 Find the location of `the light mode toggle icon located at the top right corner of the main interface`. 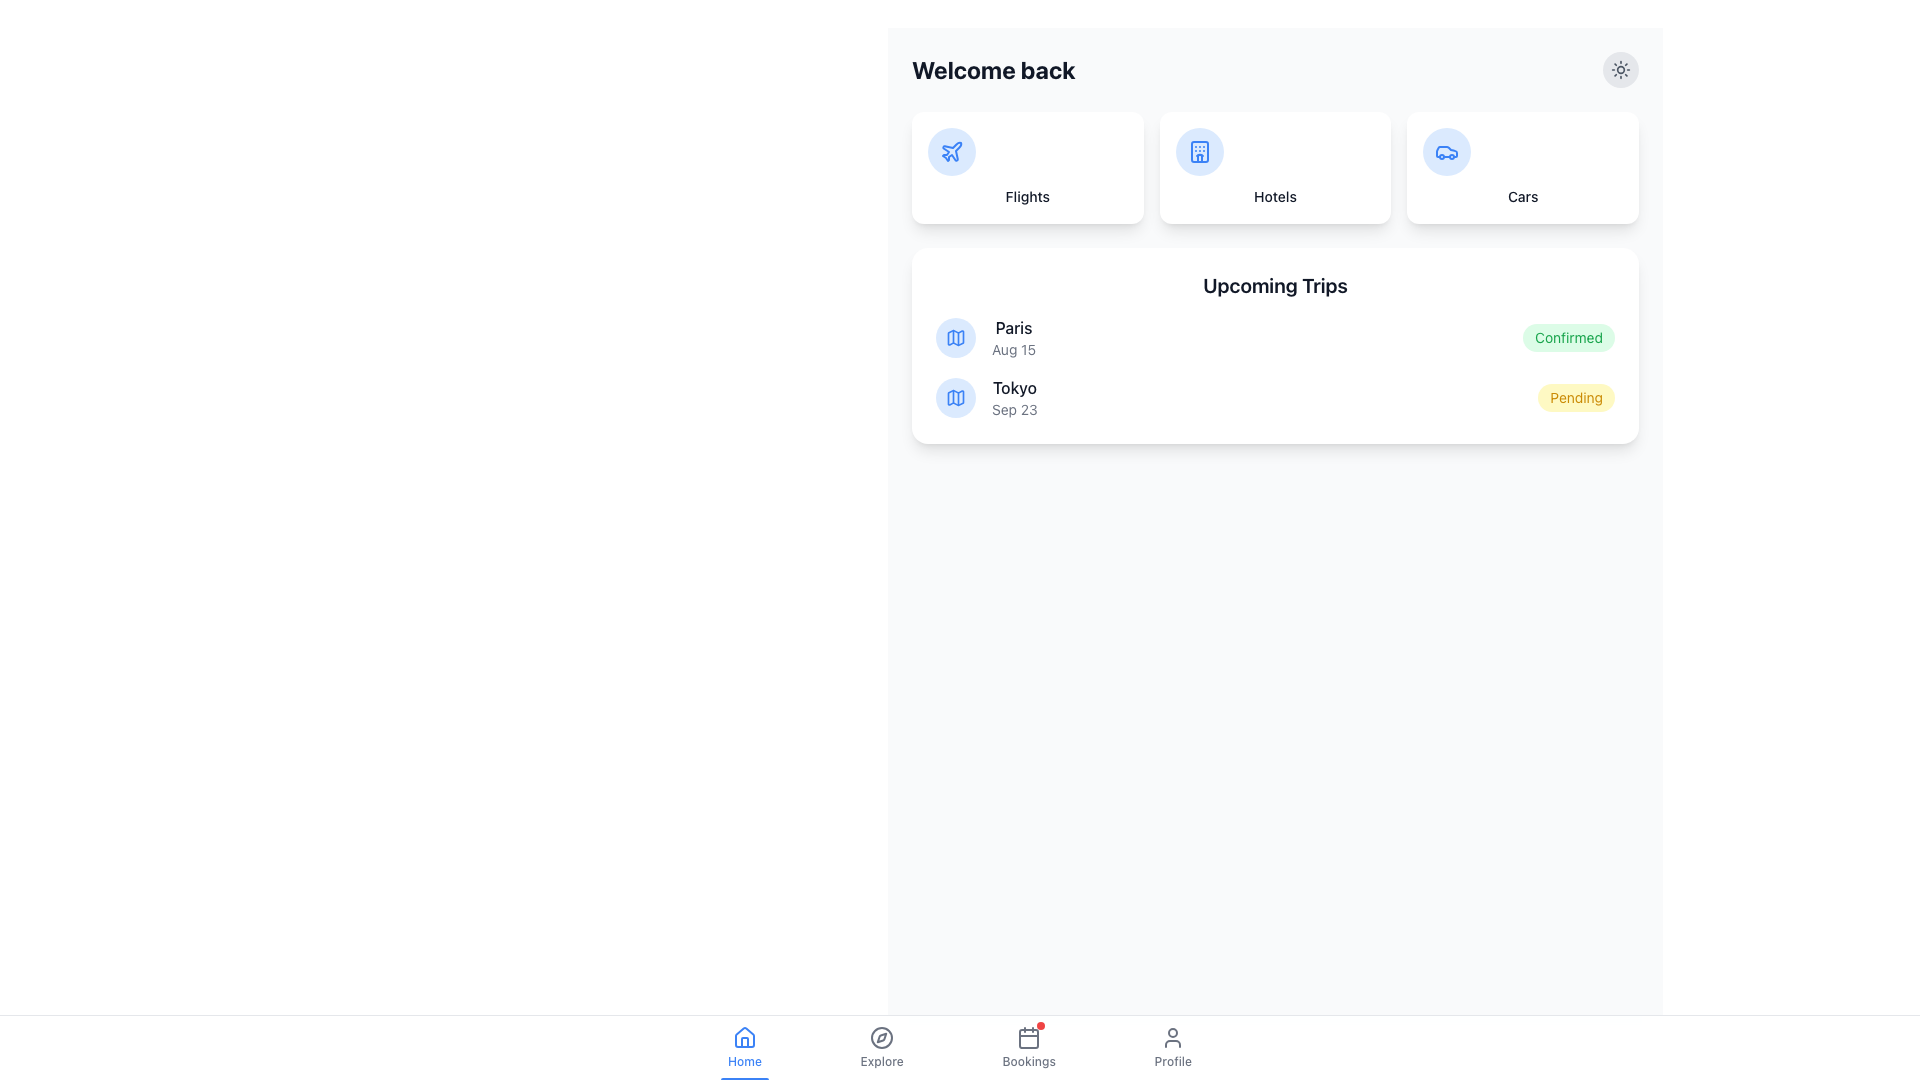

the light mode toggle icon located at the top right corner of the main interface is located at coordinates (1621, 68).